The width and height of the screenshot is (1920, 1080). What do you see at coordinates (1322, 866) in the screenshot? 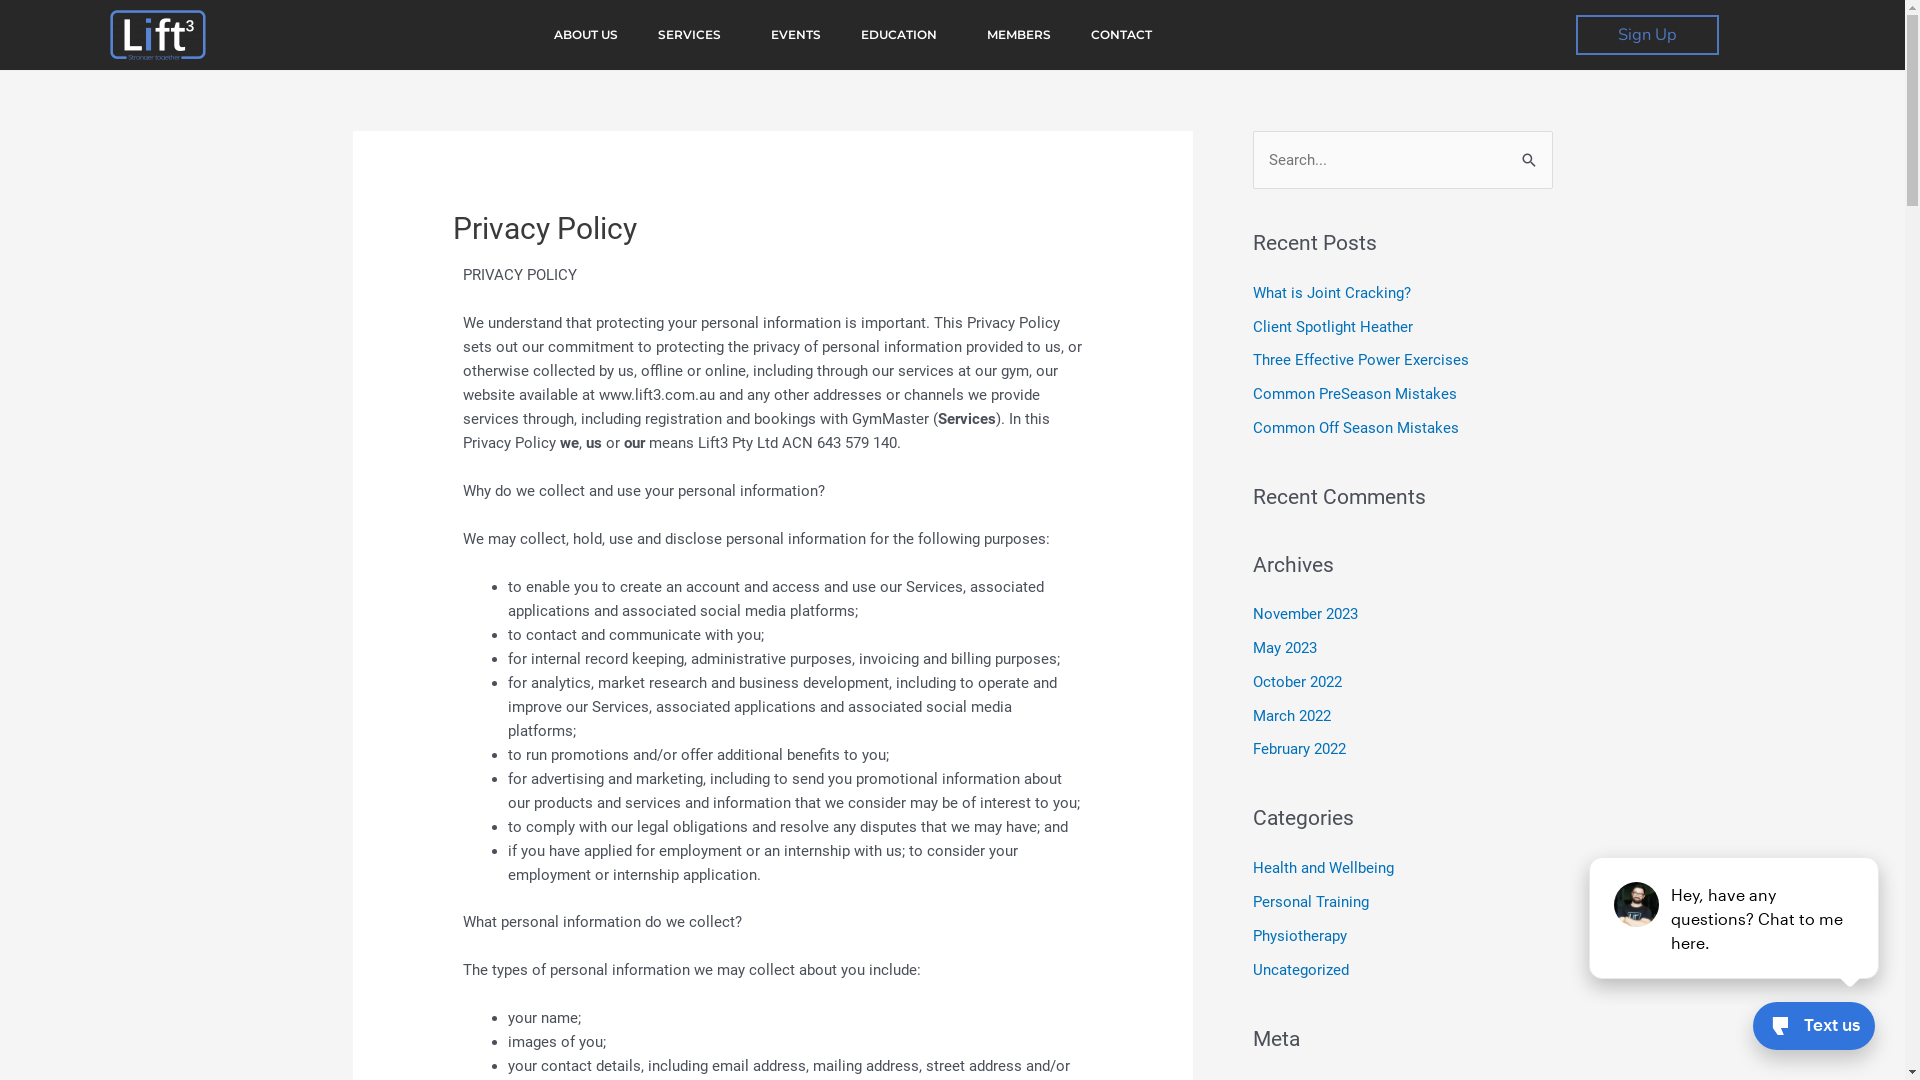
I see `'Health and Wellbeing'` at bounding box center [1322, 866].